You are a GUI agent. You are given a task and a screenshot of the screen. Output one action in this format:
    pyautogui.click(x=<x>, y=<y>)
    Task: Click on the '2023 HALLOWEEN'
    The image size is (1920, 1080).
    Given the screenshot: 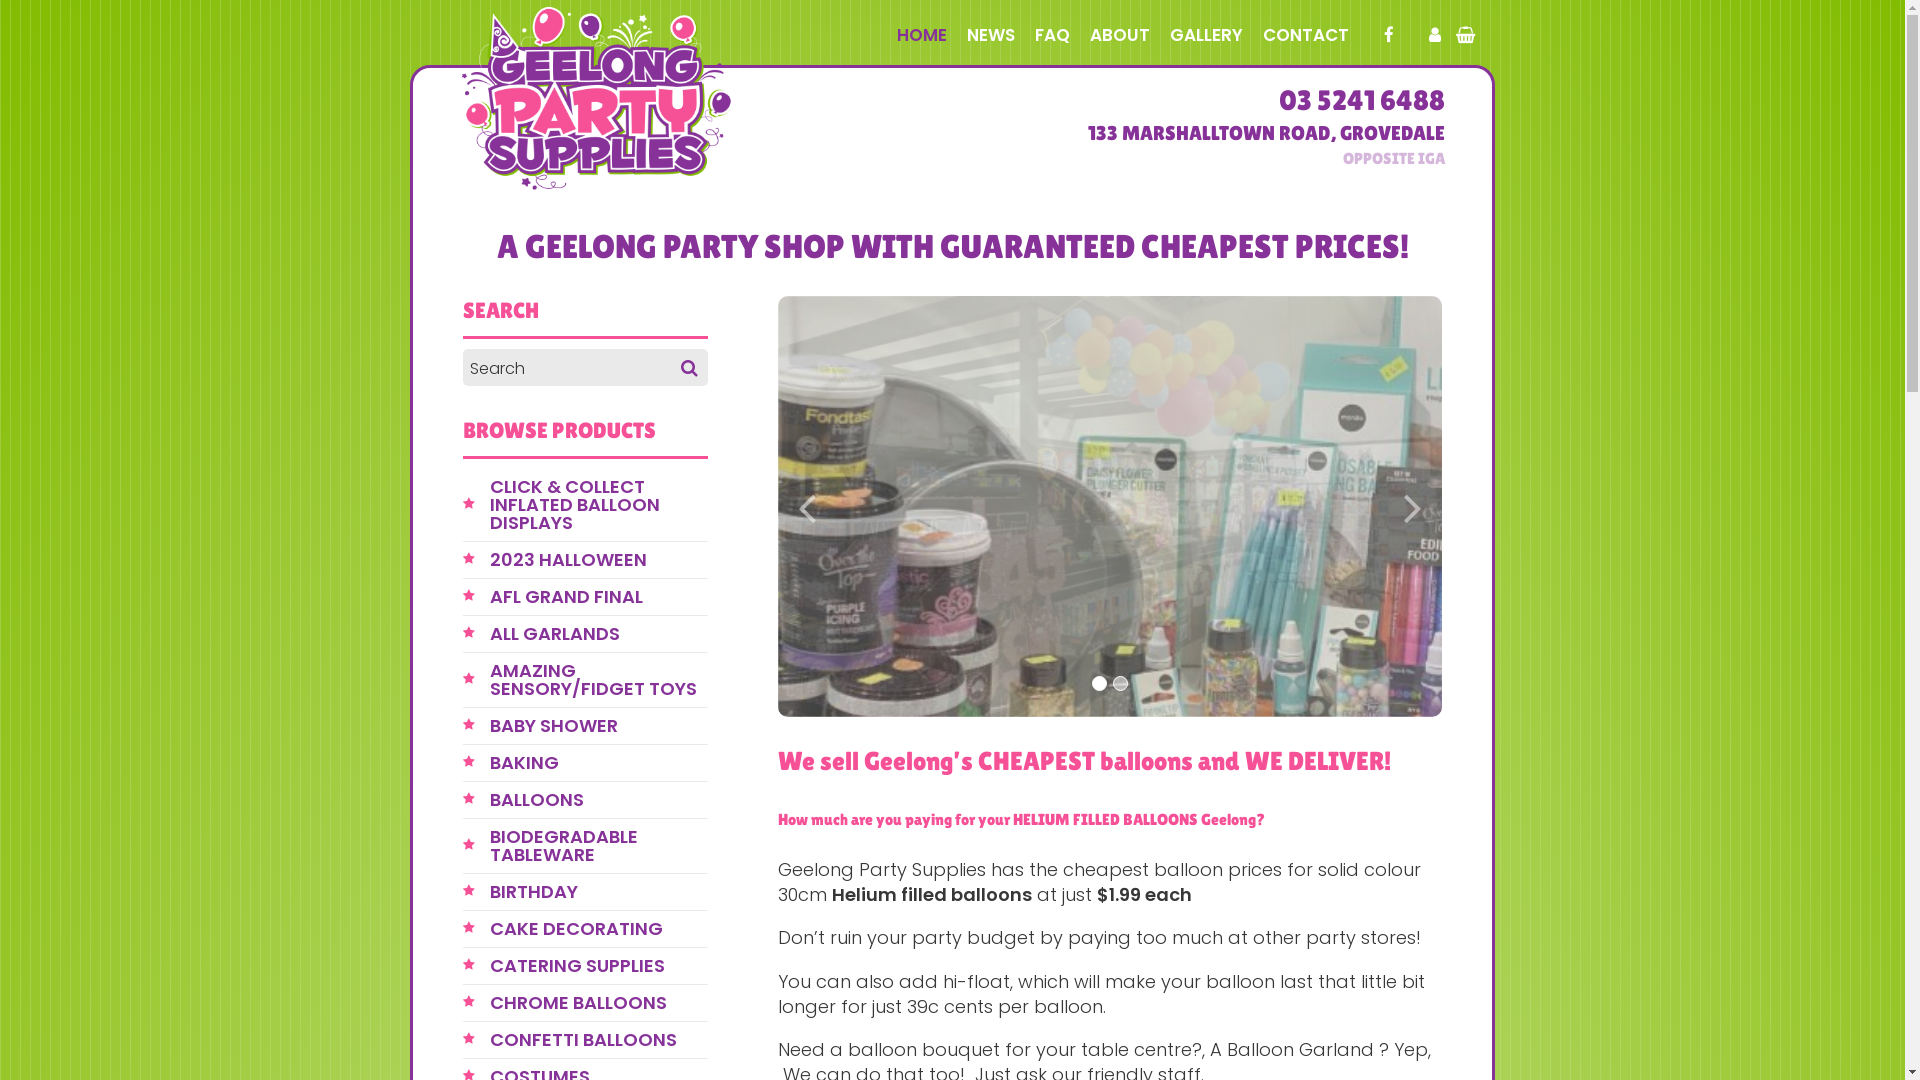 What is the action you would take?
    pyautogui.click(x=598, y=559)
    